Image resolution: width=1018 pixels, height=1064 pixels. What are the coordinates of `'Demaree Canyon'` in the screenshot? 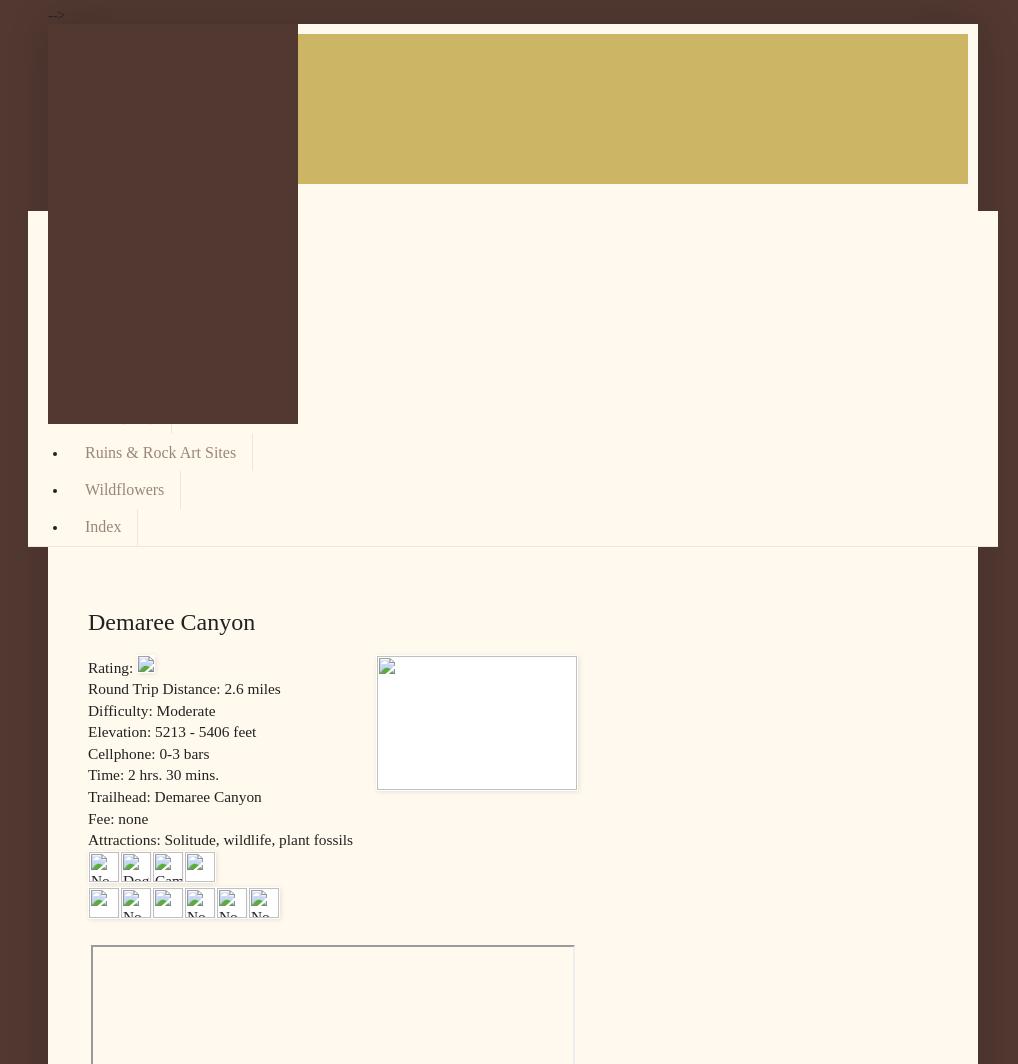 It's located at (171, 620).